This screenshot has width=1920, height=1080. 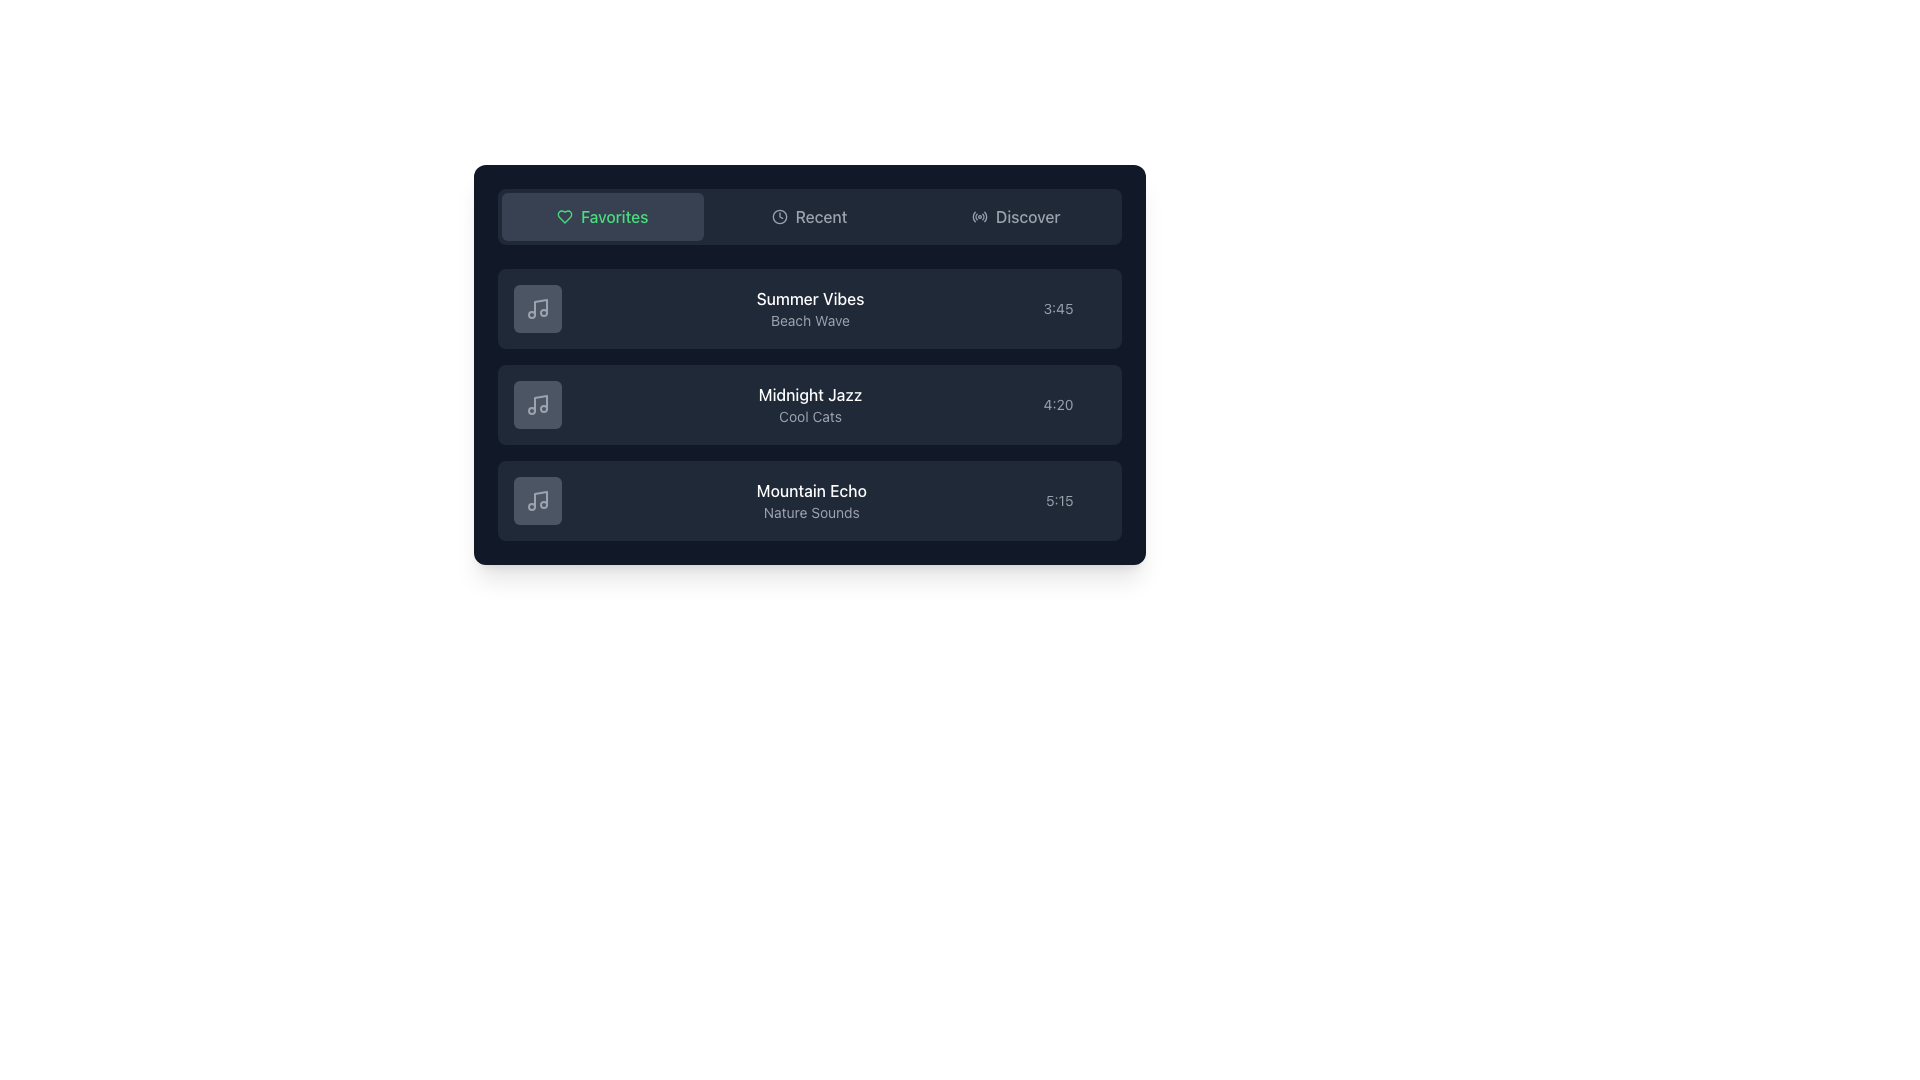 I want to click on the second list item representing a music track, which includes a small gray icon, bold white track name, a gray subtitle, and a timestamp, so click(x=809, y=405).